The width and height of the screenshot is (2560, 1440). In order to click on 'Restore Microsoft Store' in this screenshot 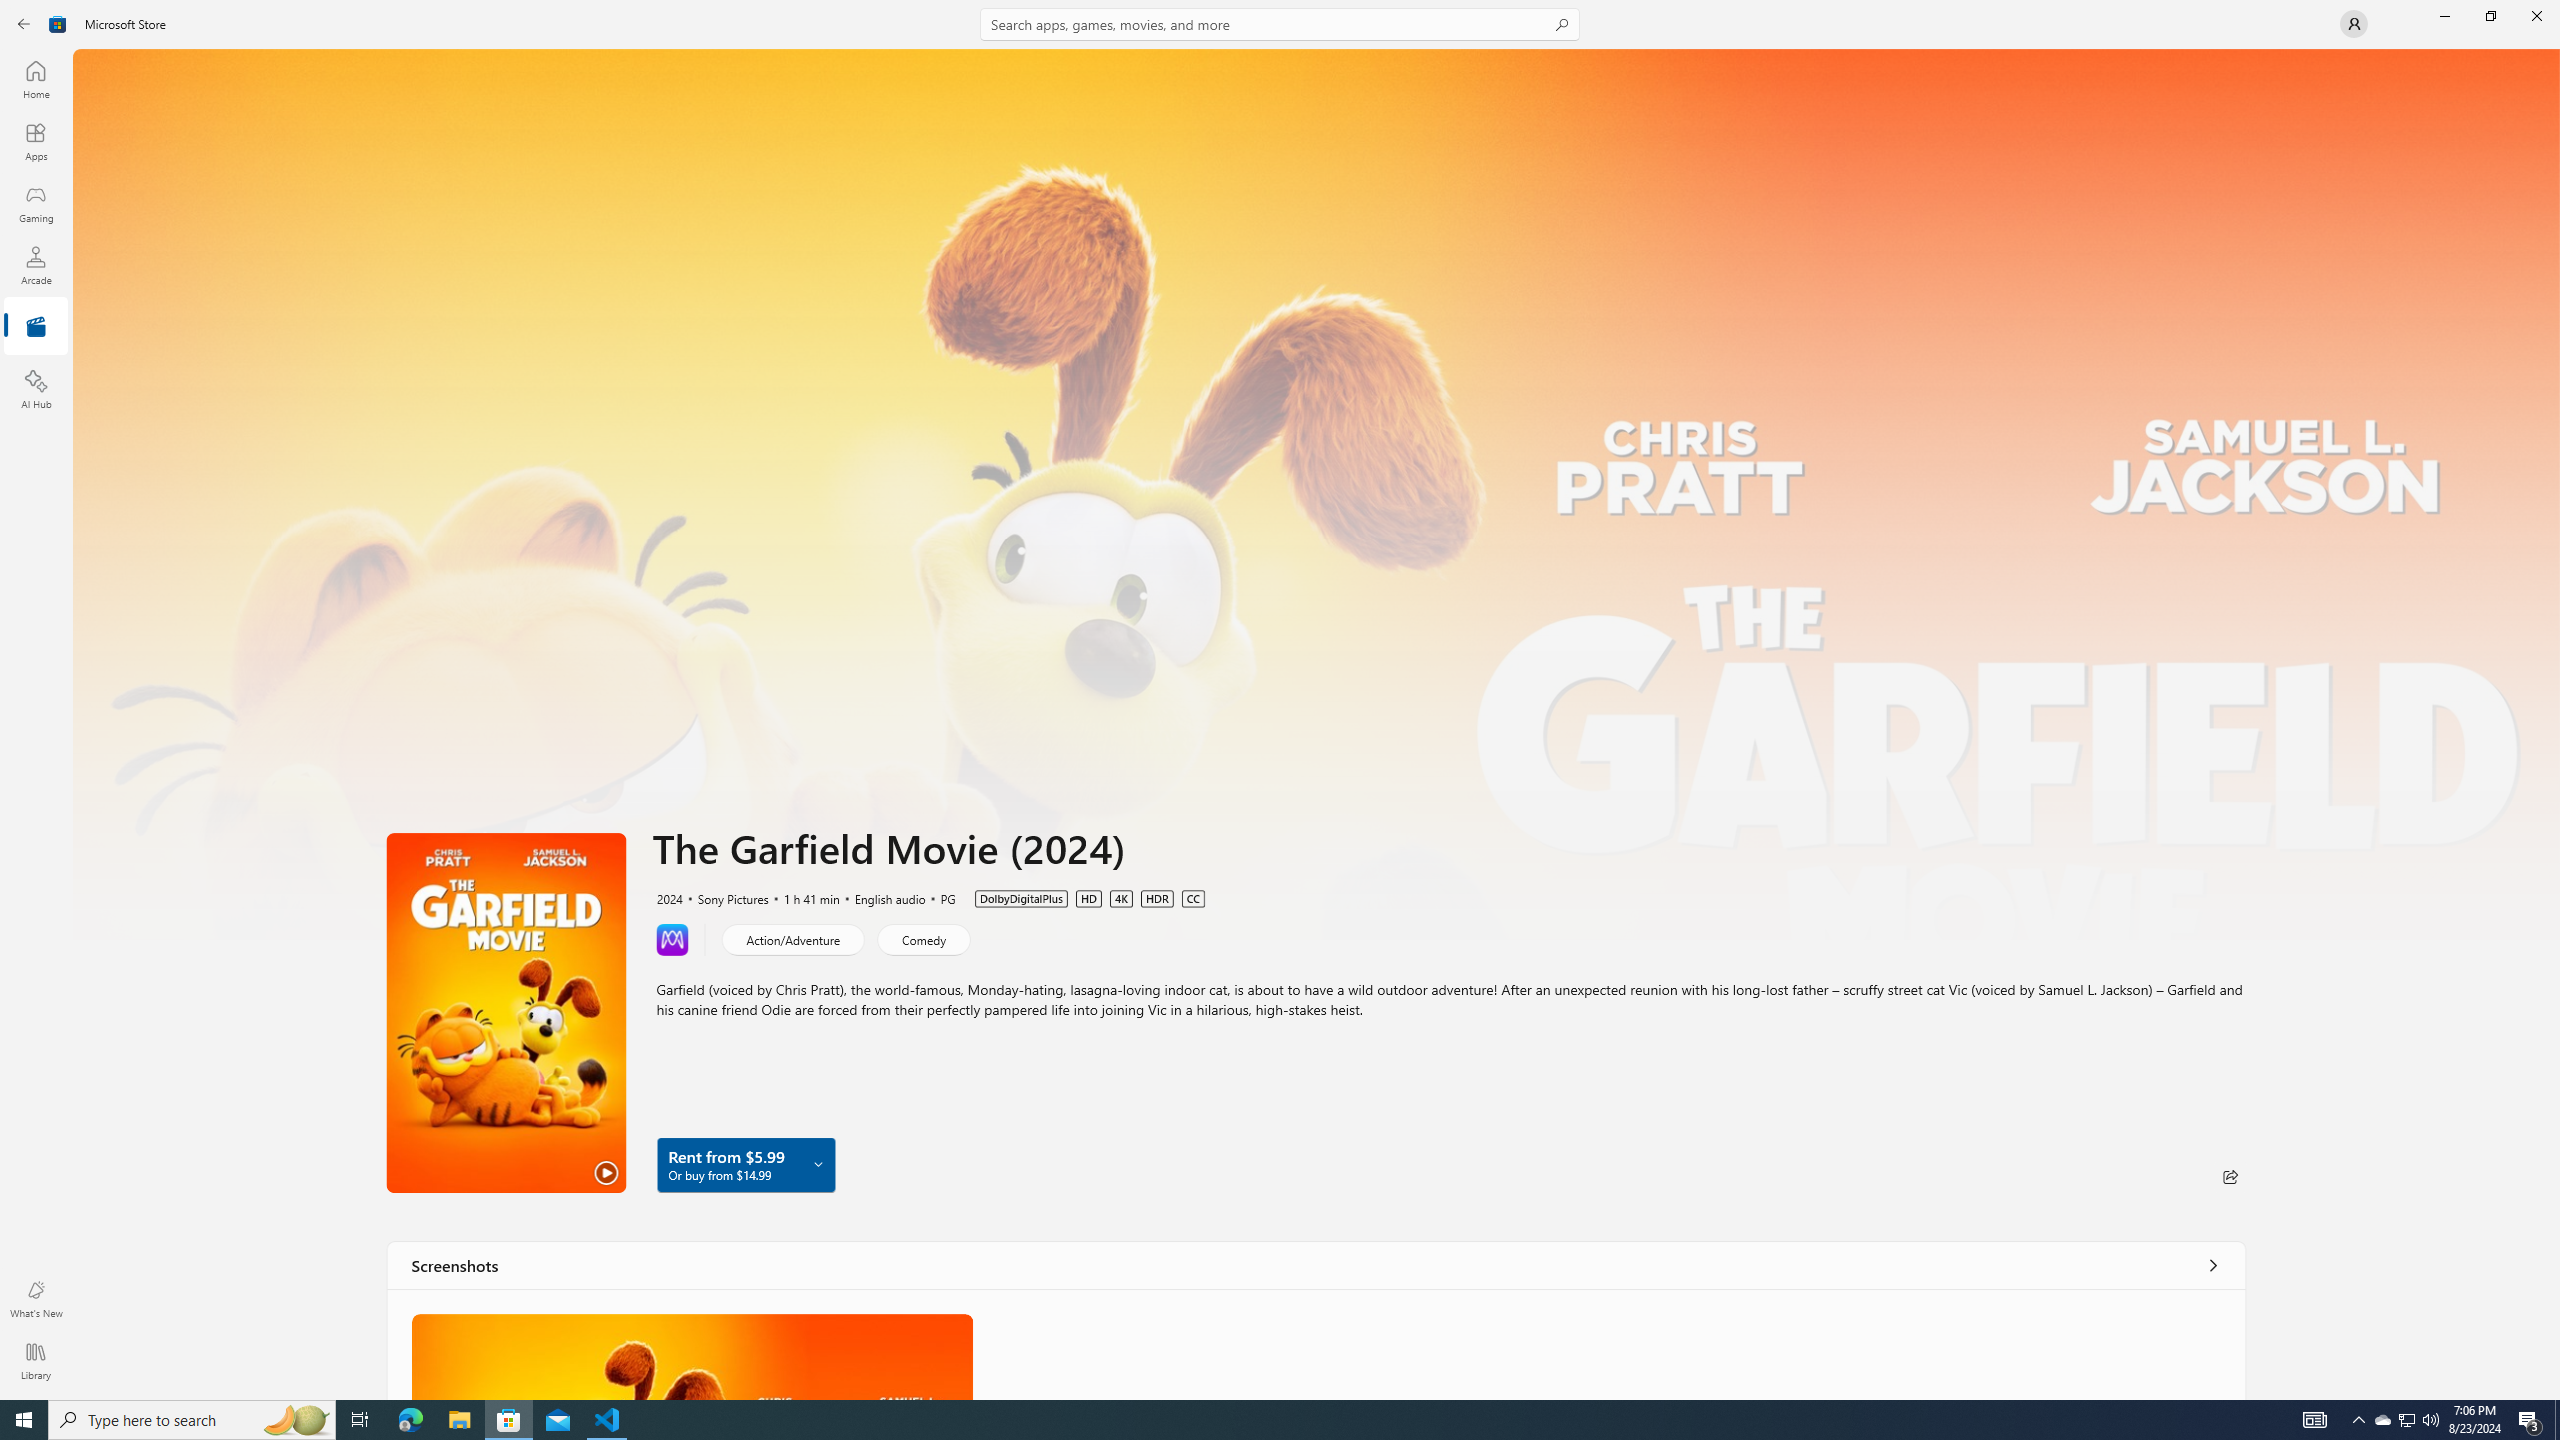, I will do `click(2490, 15)`.